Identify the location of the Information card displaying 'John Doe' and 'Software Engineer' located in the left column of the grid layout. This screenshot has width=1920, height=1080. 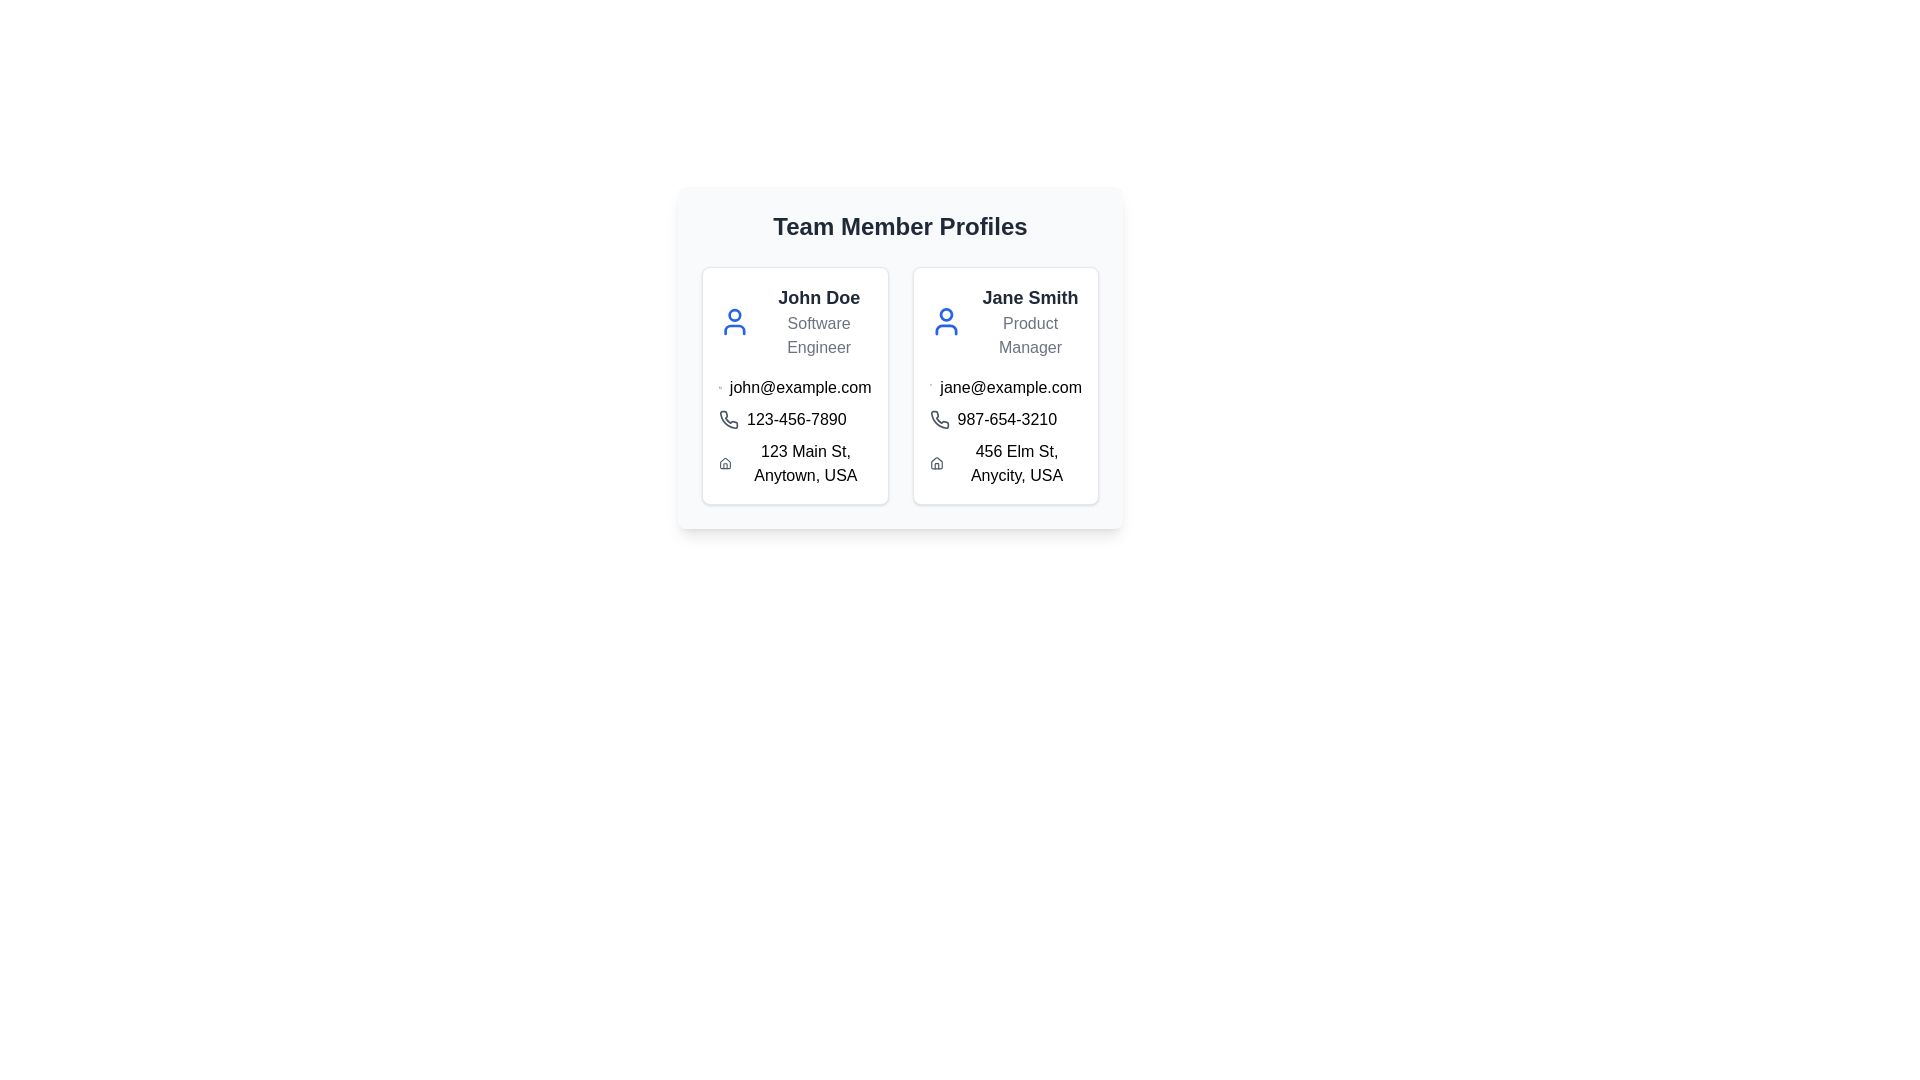
(794, 385).